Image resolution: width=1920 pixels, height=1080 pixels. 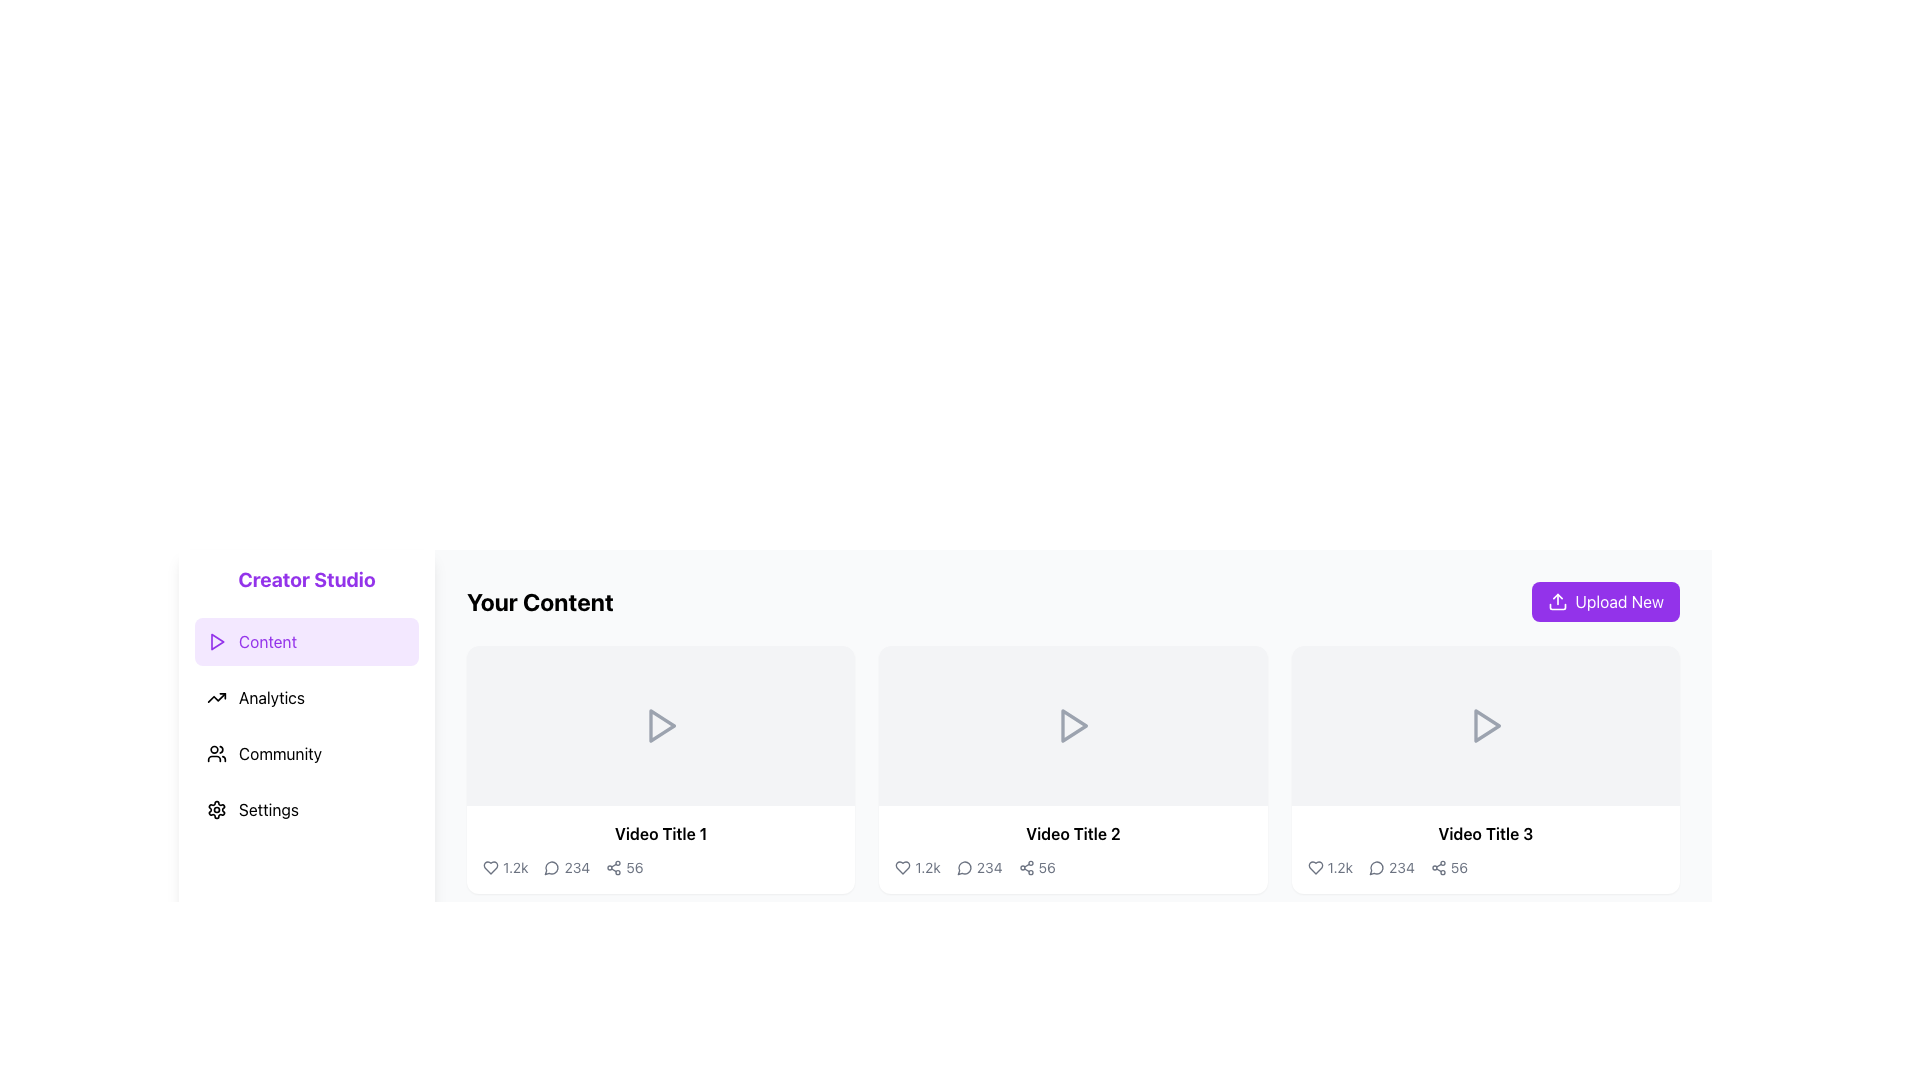 What do you see at coordinates (306, 810) in the screenshot?
I see `the 'Settings' navigation list item in the left sidebar` at bounding box center [306, 810].